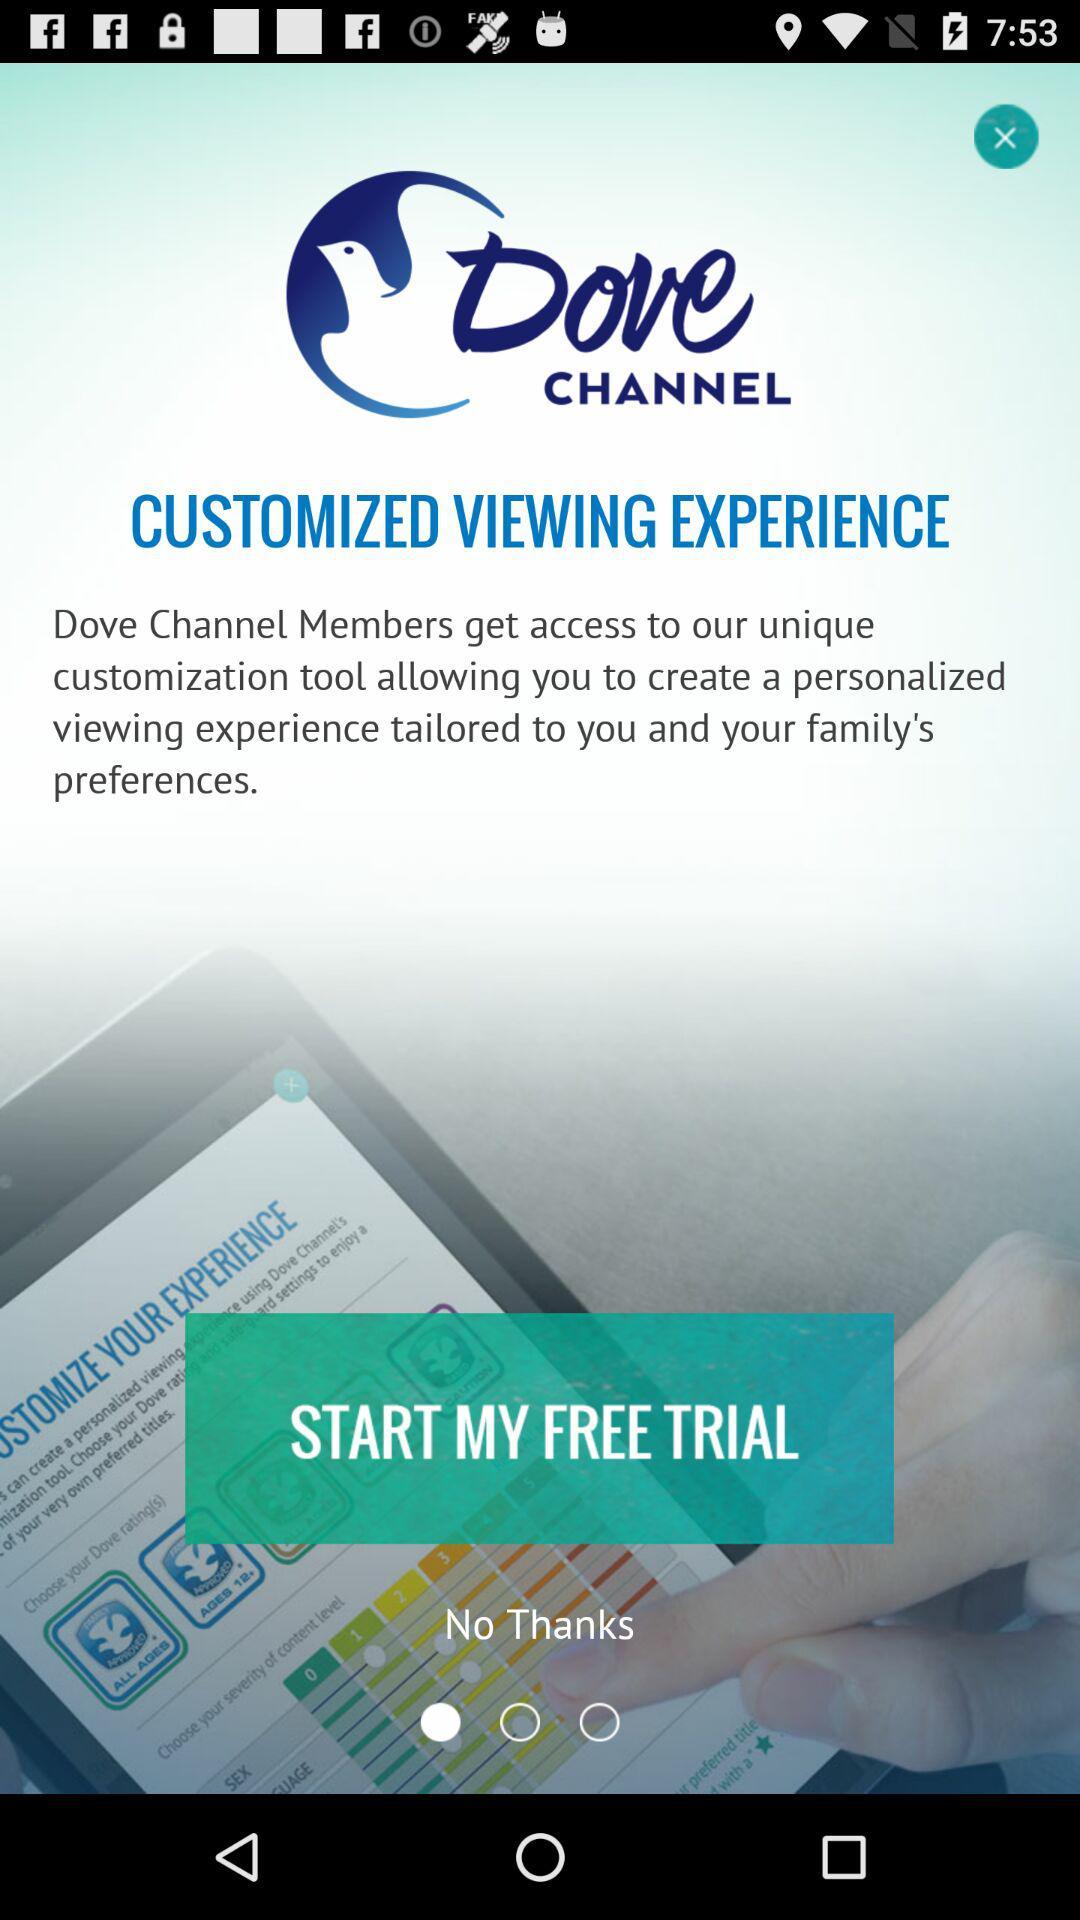 The image size is (1080, 1920). Describe the element at coordinates (1007, 144) in the screenshot. I see `the close icon` at that location.